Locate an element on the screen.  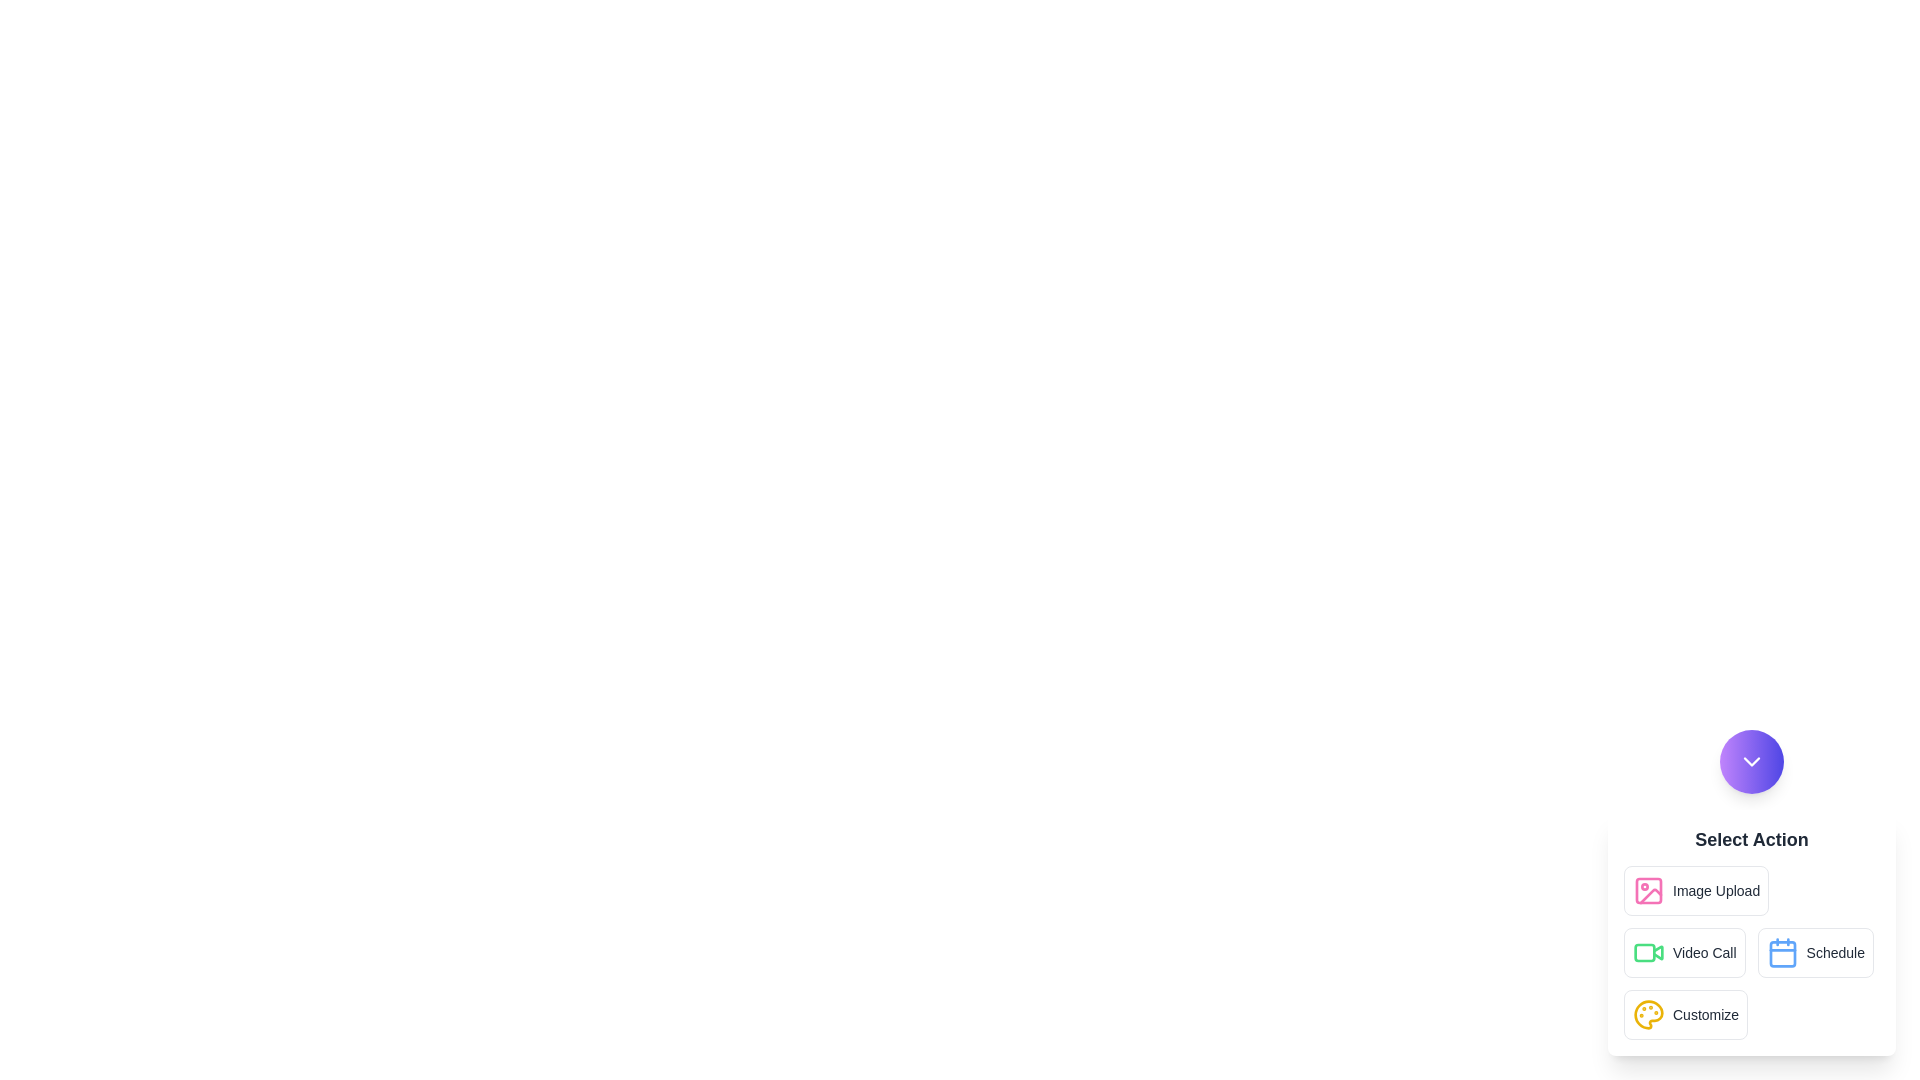
the customization icon located next to the 'Customize' label at the bottom of the vertical list of options is located at coordinates (1649, 1014).